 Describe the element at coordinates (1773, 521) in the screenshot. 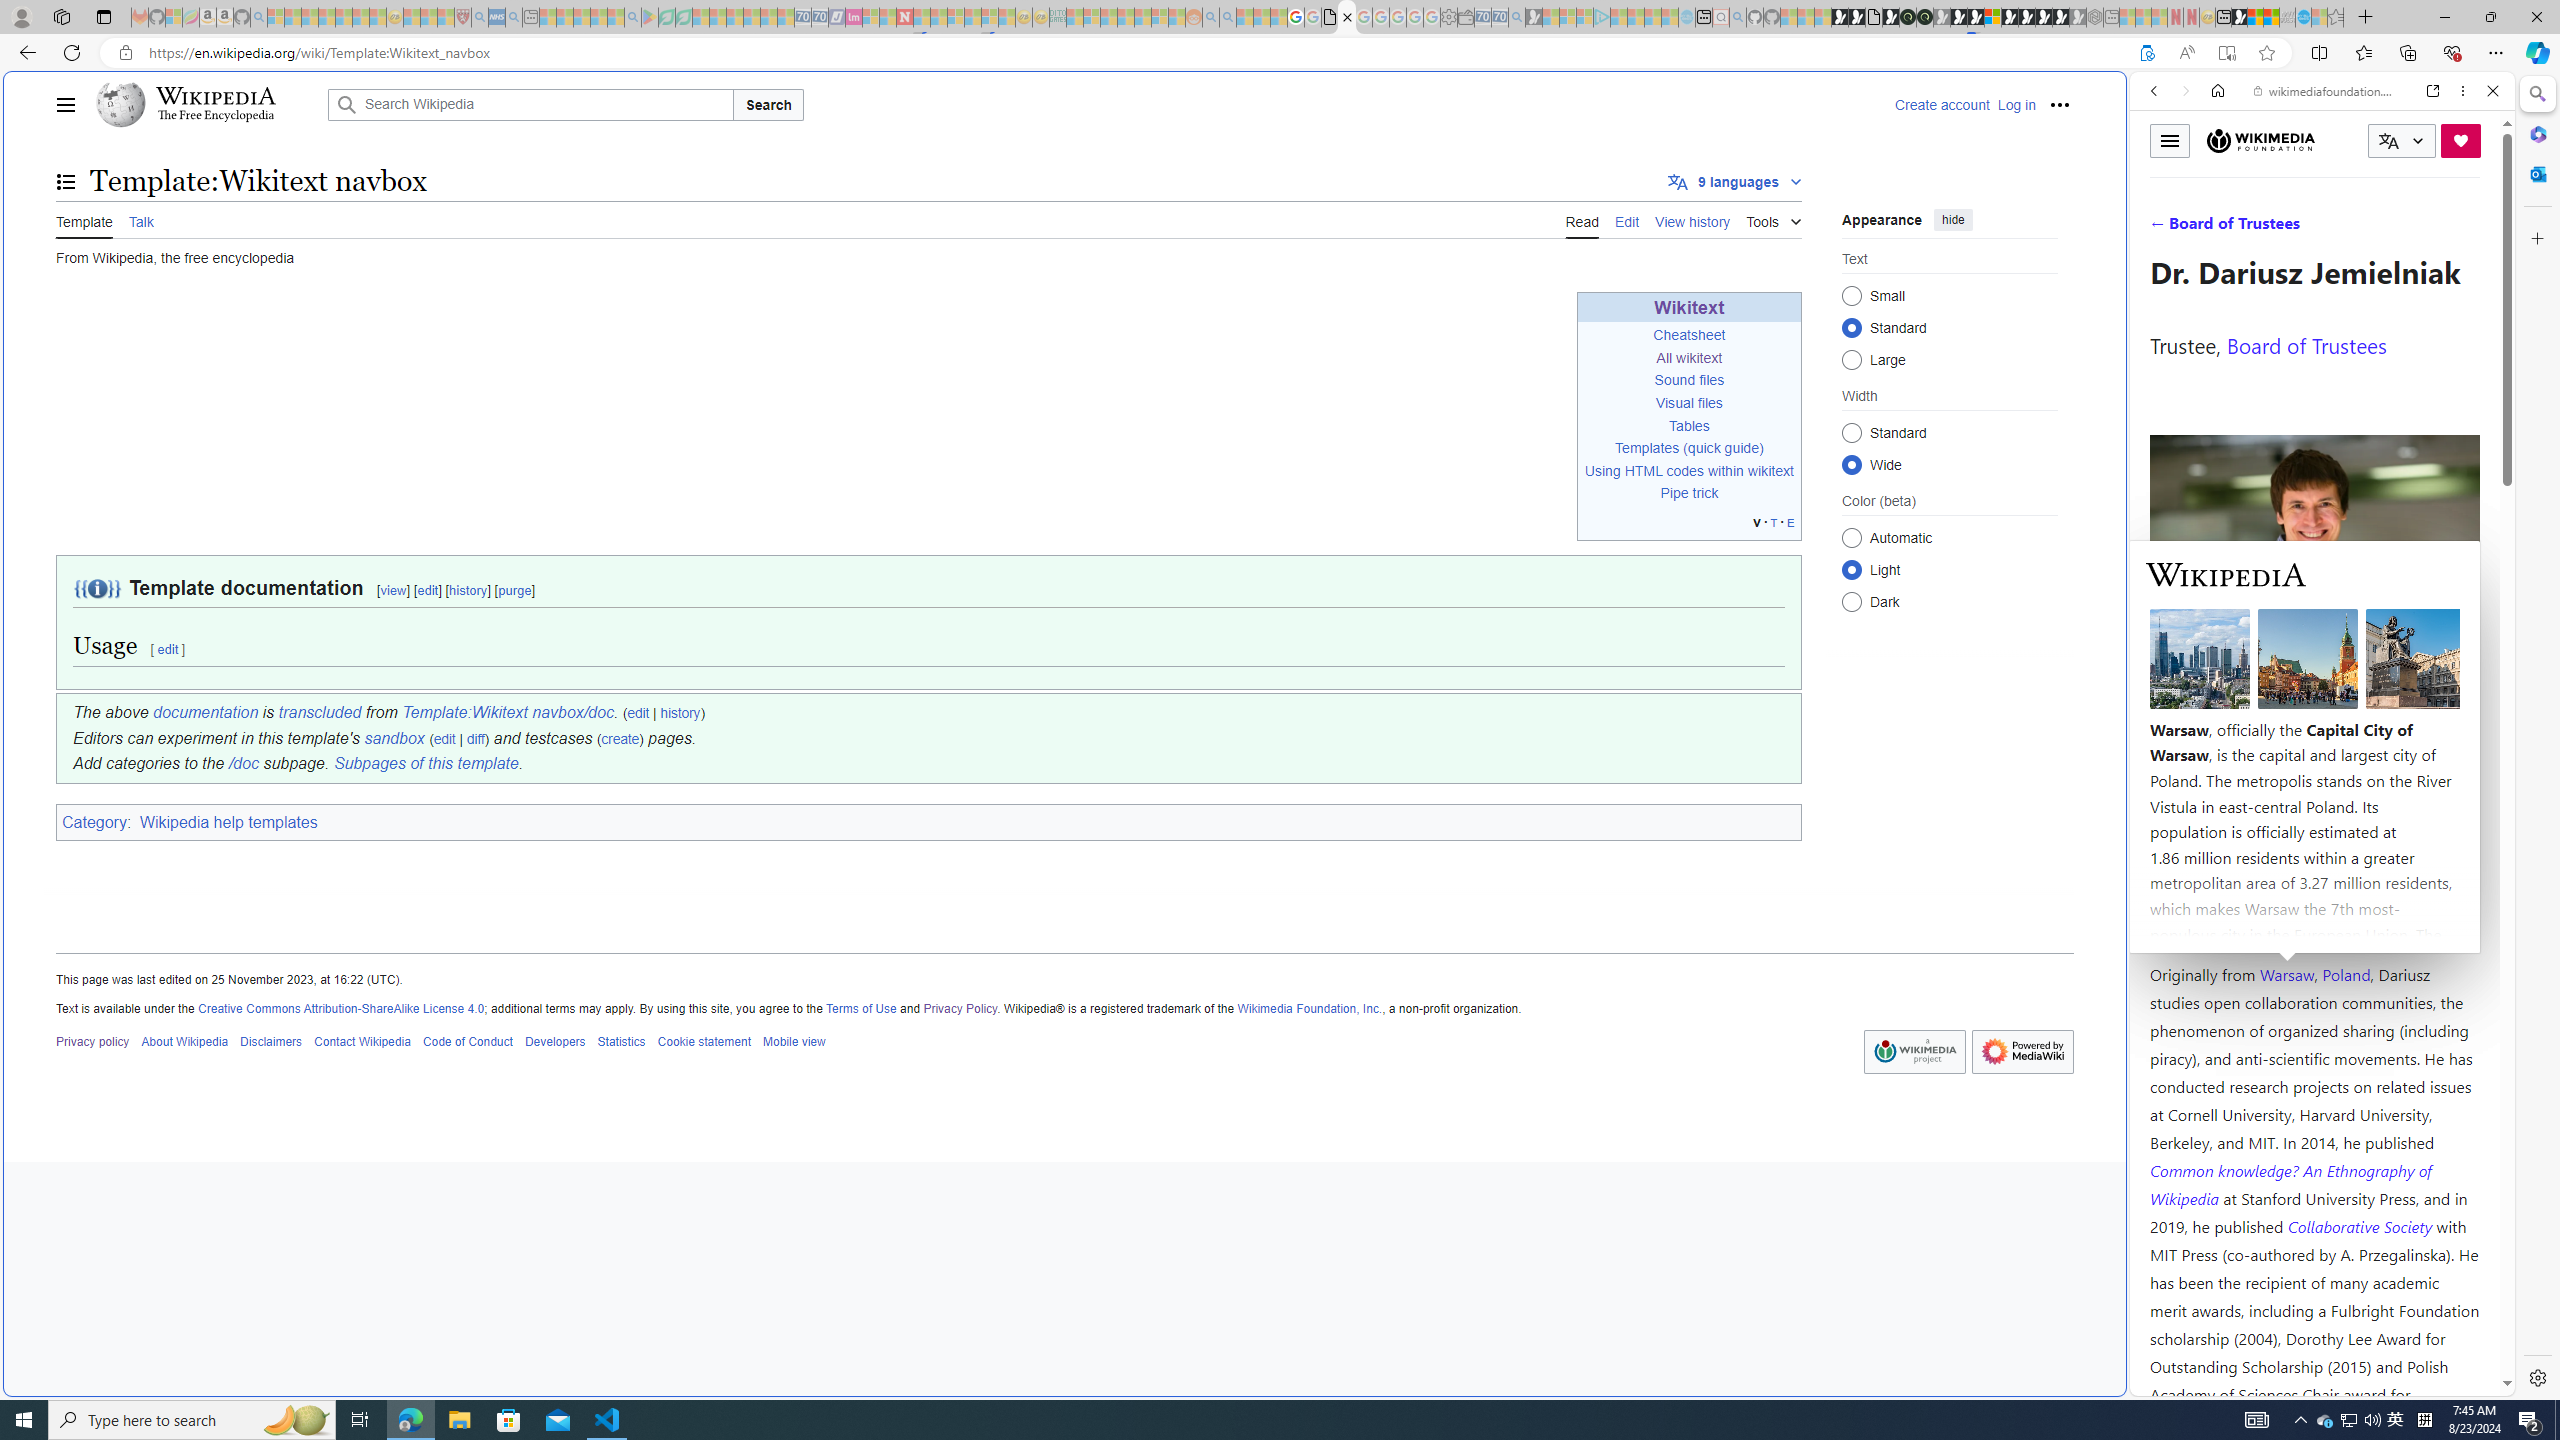

I see `'t'` at that location.